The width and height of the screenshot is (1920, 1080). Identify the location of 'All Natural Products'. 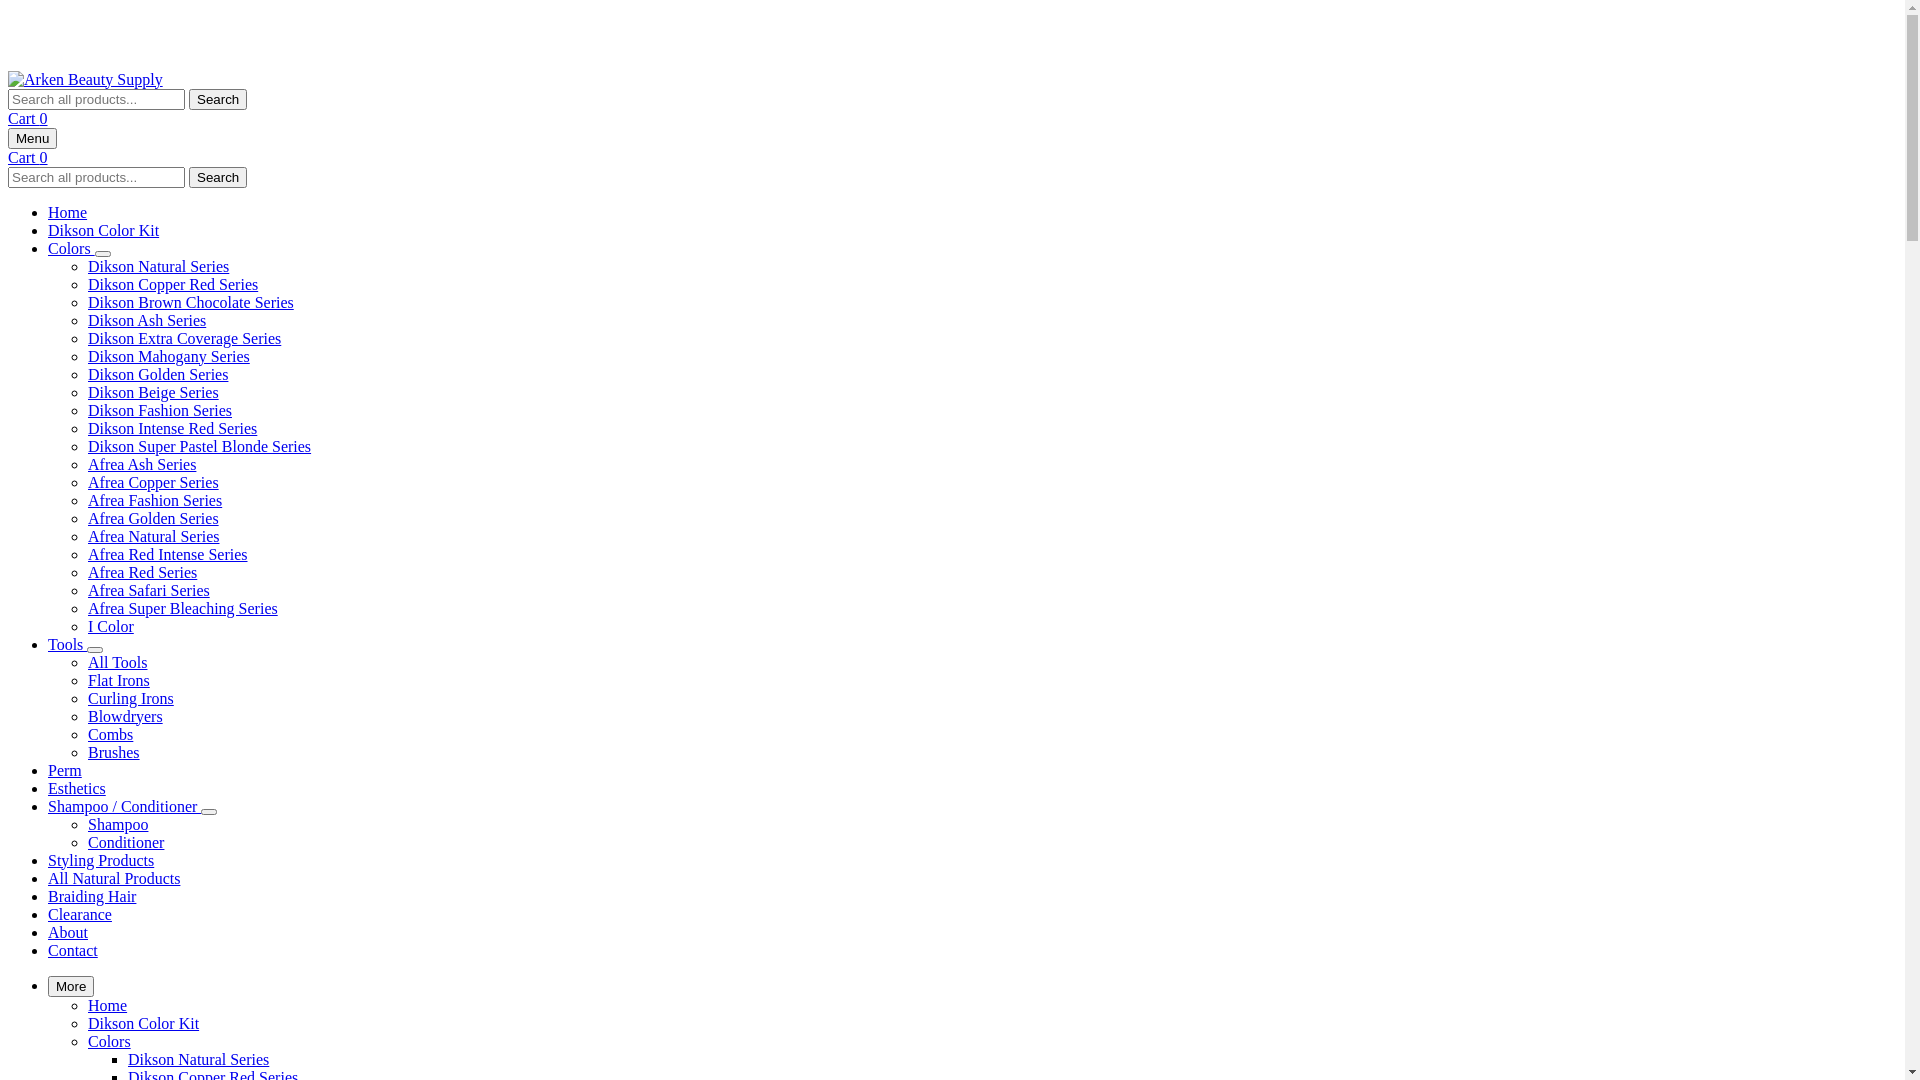
(113, 877).